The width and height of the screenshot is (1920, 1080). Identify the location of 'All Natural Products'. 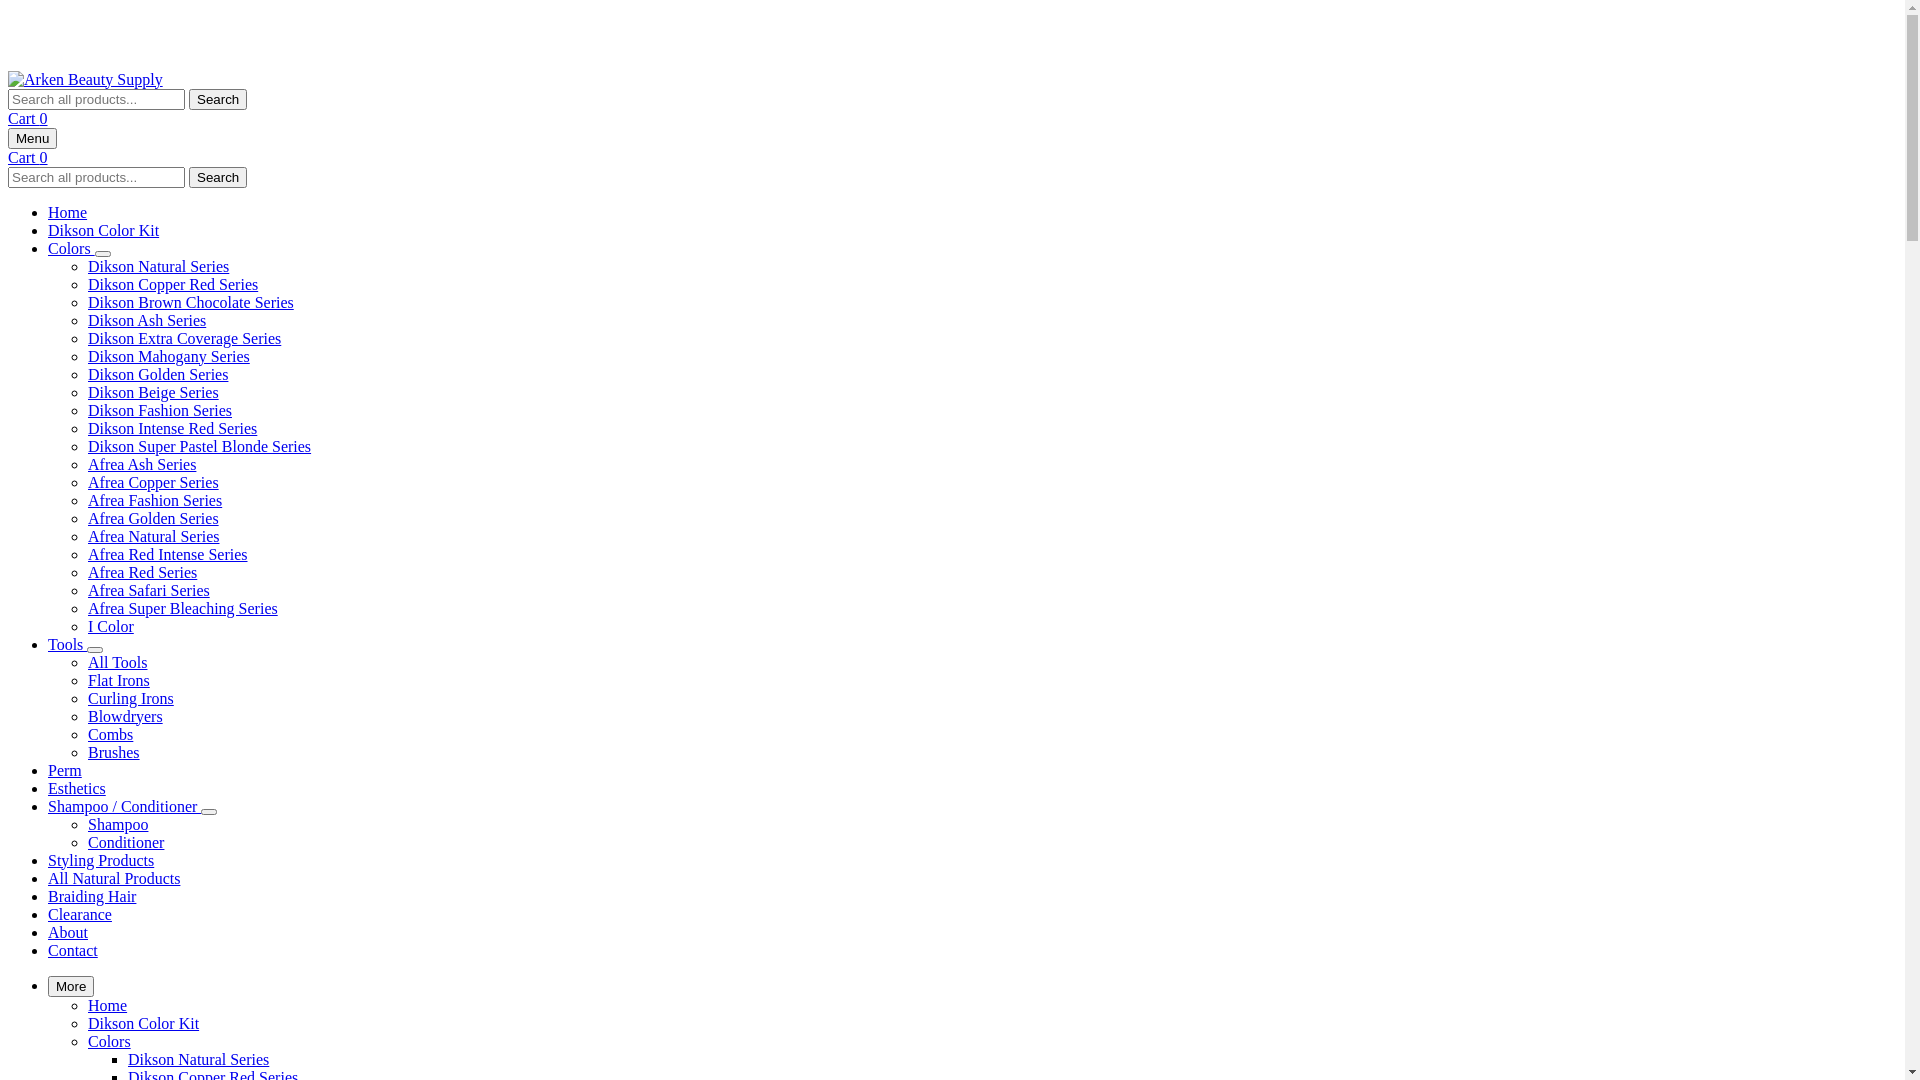
(113, 877).